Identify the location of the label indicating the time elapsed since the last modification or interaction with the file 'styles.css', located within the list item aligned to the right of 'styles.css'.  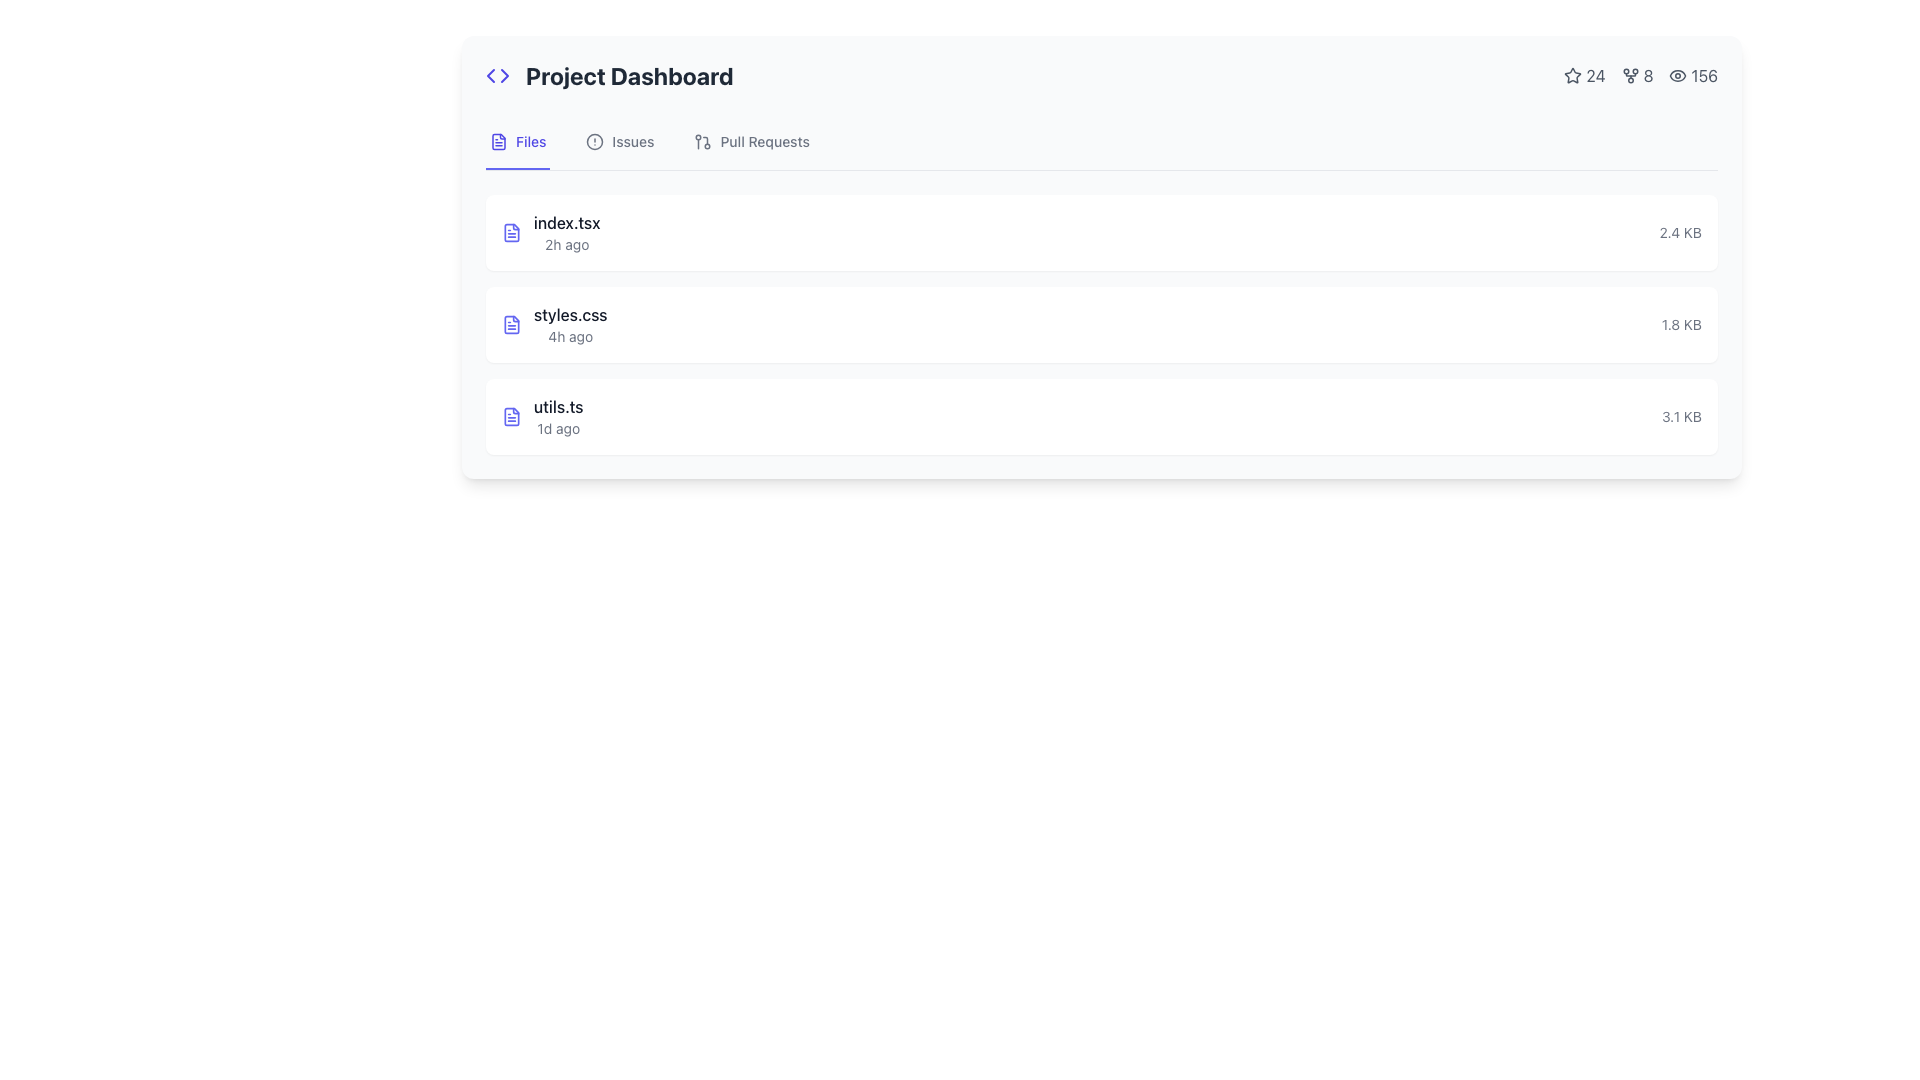
(569, 335).